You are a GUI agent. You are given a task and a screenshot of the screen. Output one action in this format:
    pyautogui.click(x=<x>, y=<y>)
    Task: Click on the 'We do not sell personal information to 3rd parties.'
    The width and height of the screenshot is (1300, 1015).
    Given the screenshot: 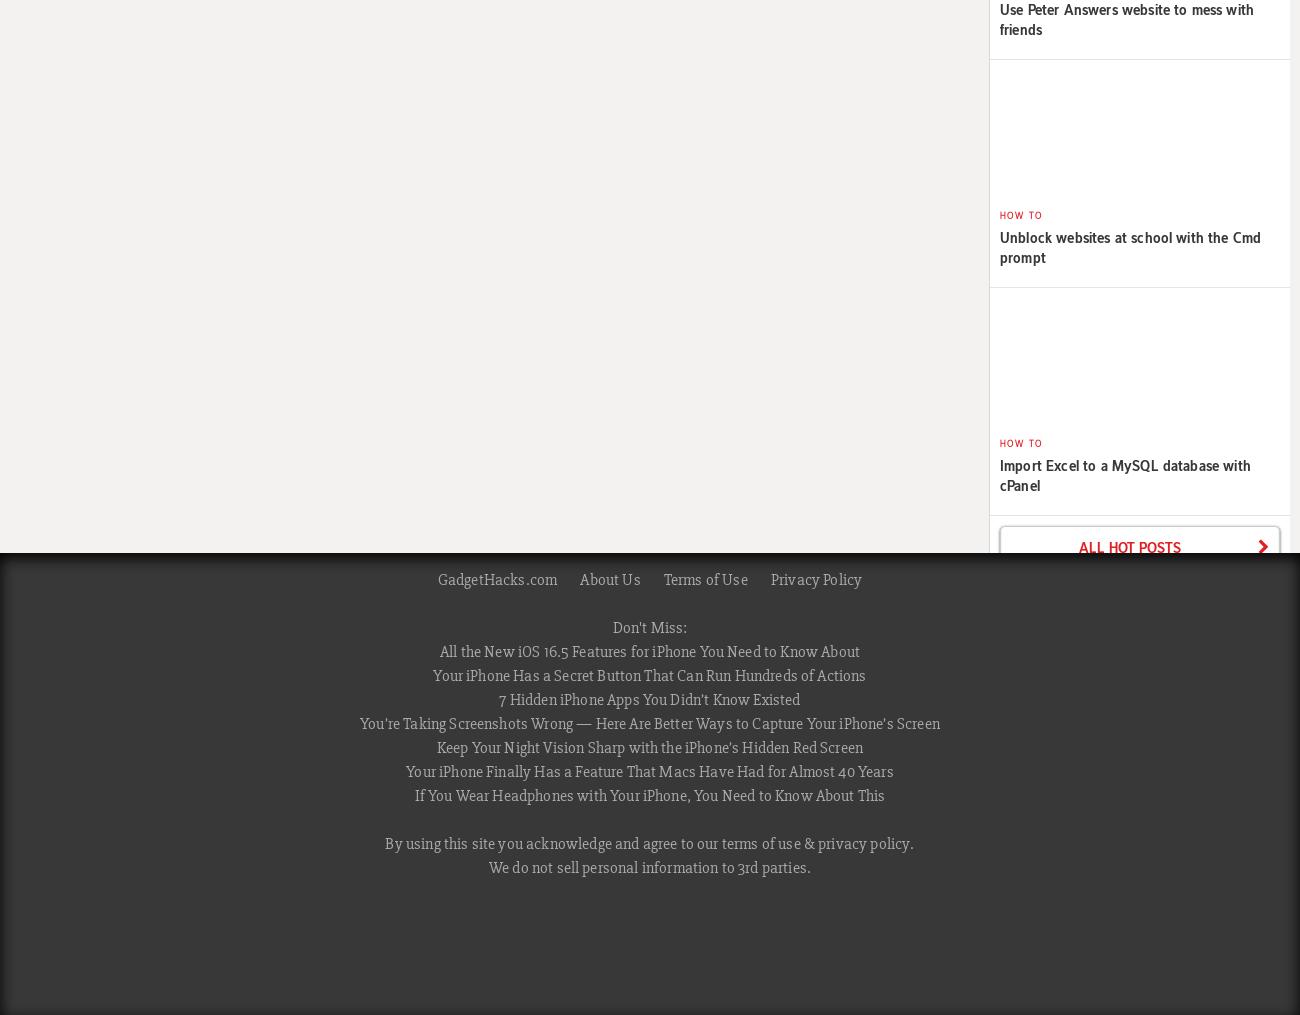 What is the action you would take?
    pyautogui.click(x=649, y=868)
    